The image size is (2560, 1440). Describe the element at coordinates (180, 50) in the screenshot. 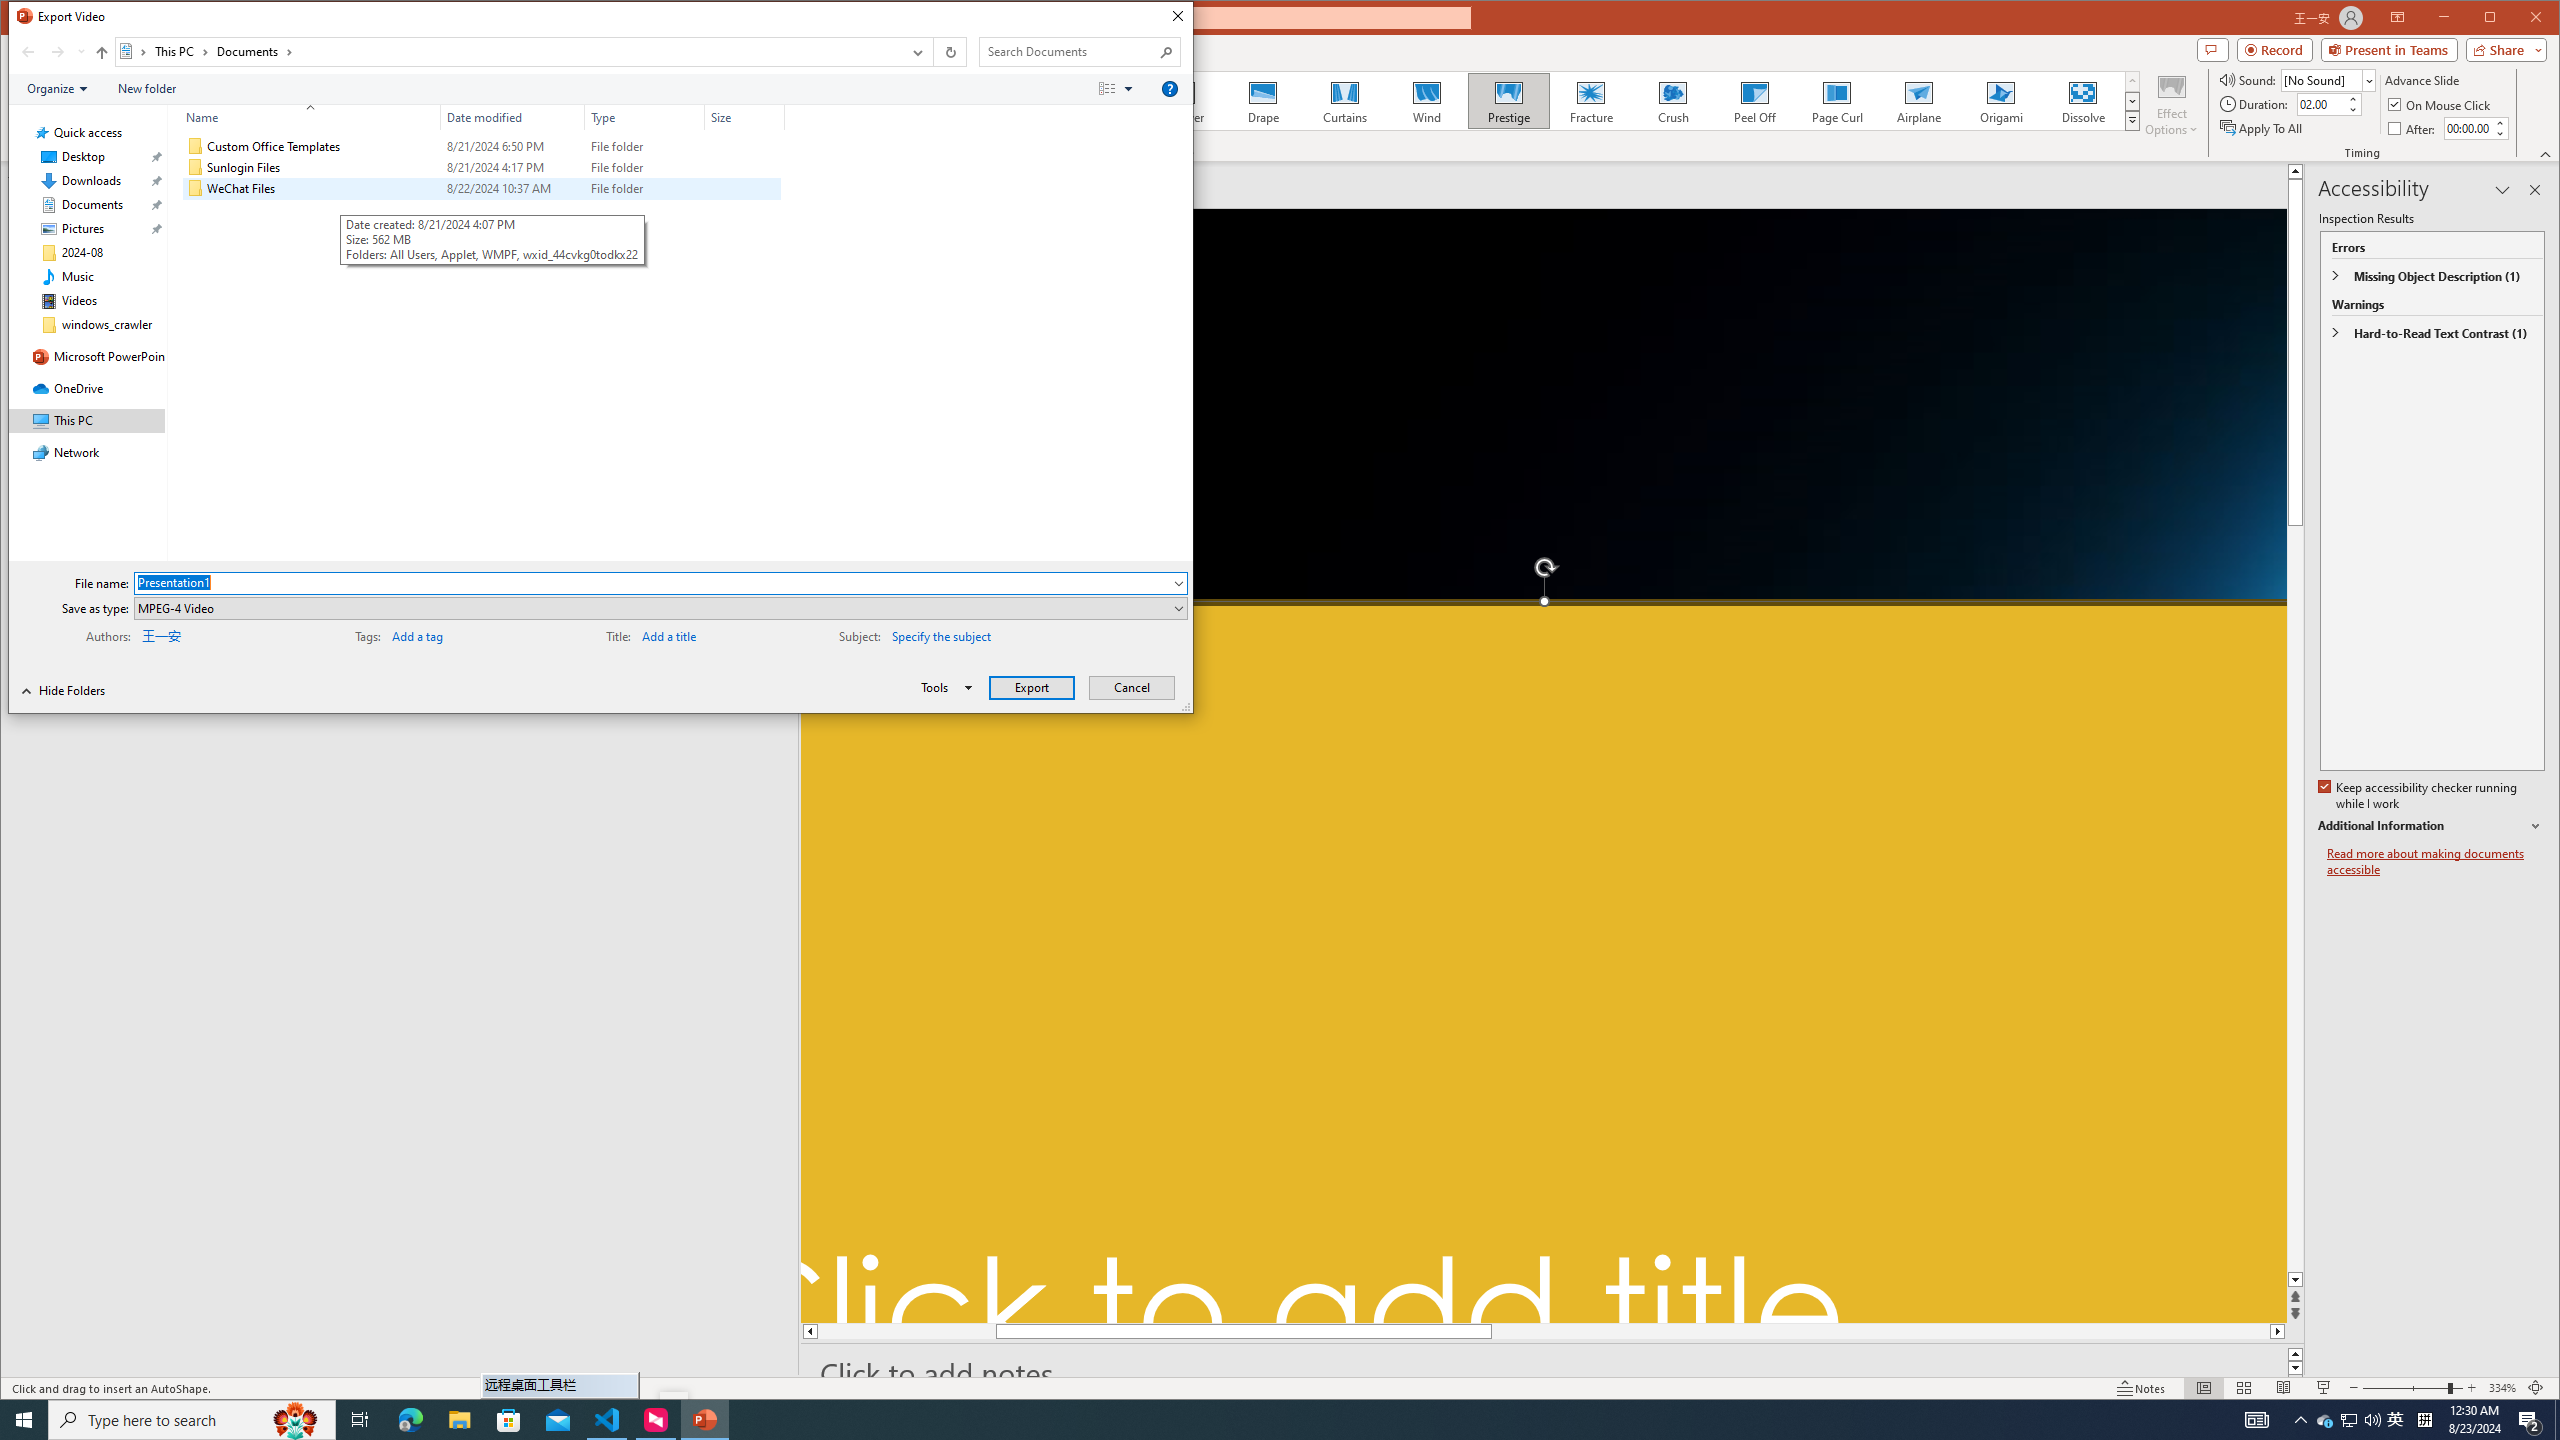

I see `'This PC'` at that location.